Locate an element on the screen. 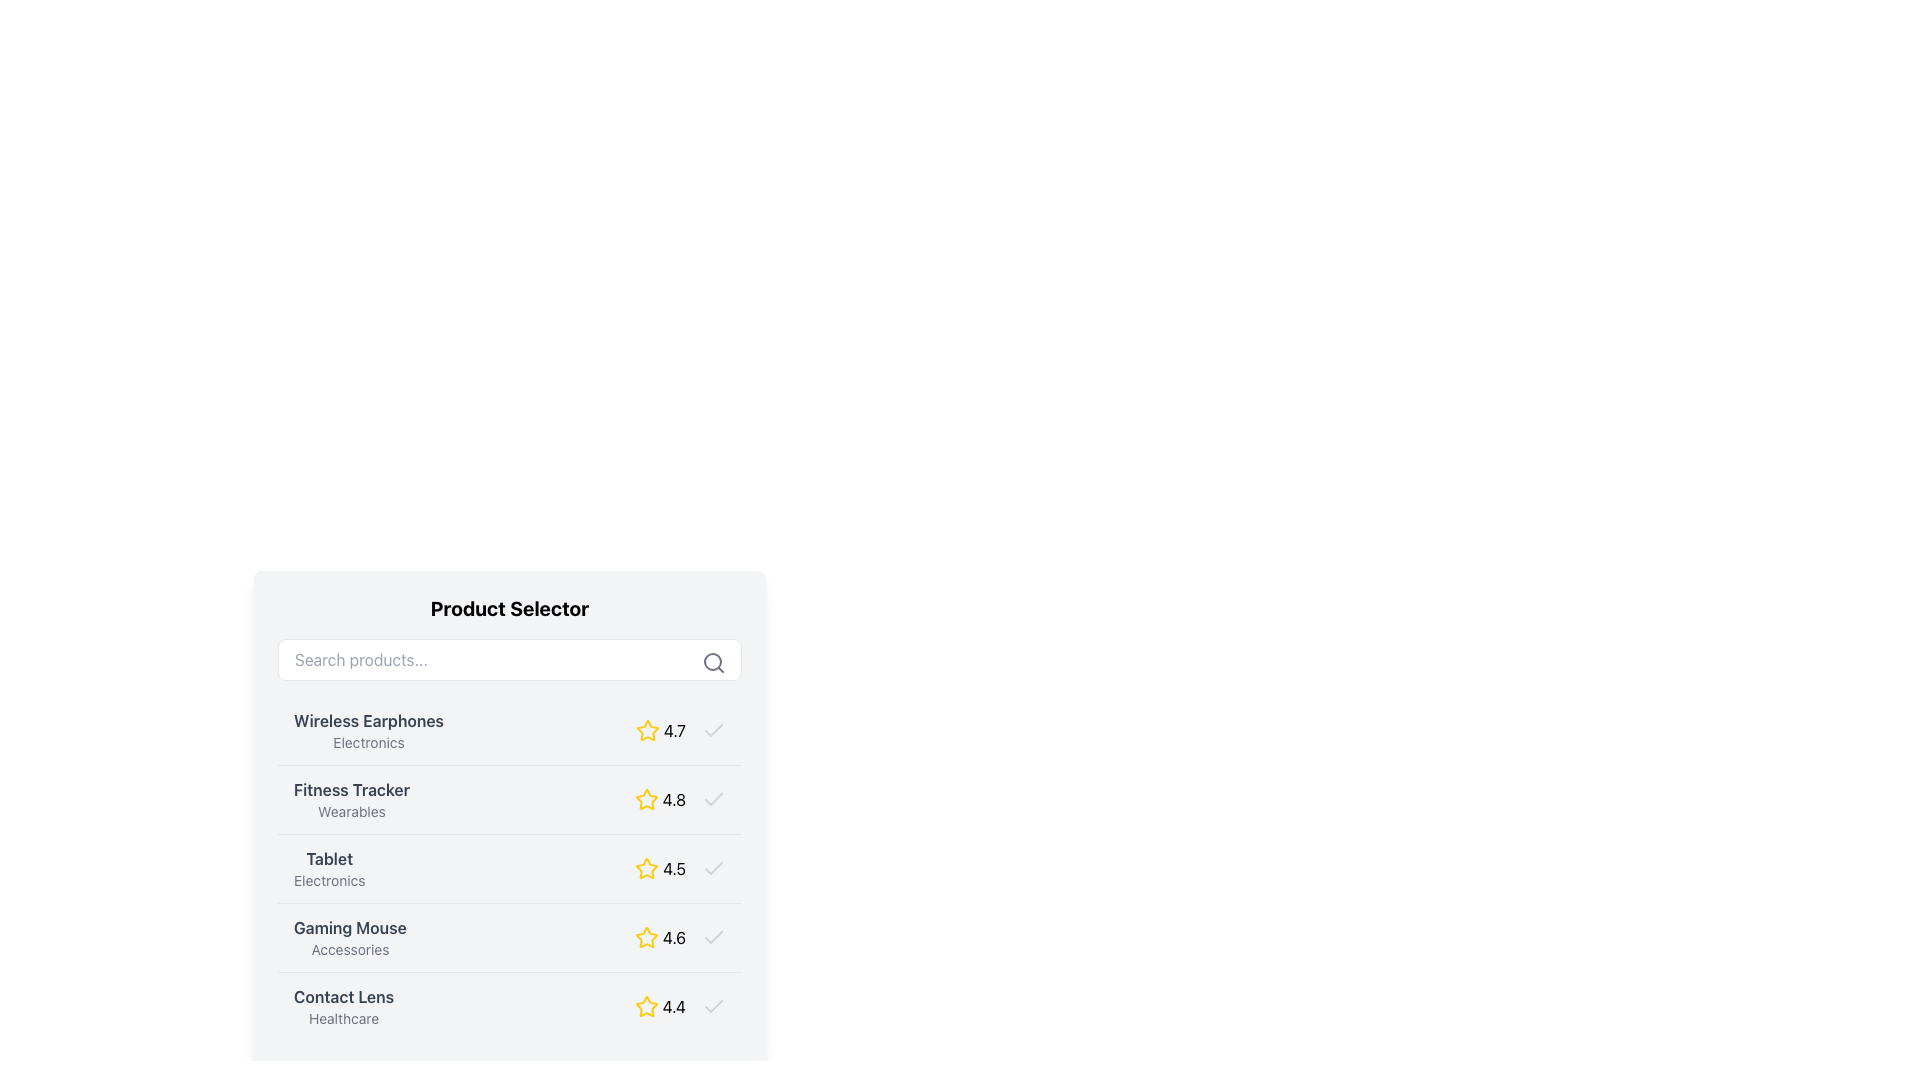  the text label displaying 'Gaming Mouse' and 'Accessories', which is centrally positioned beneath the 'Tablet' item and above the 'Contact Lens' item is located at coordinates (350, 937).